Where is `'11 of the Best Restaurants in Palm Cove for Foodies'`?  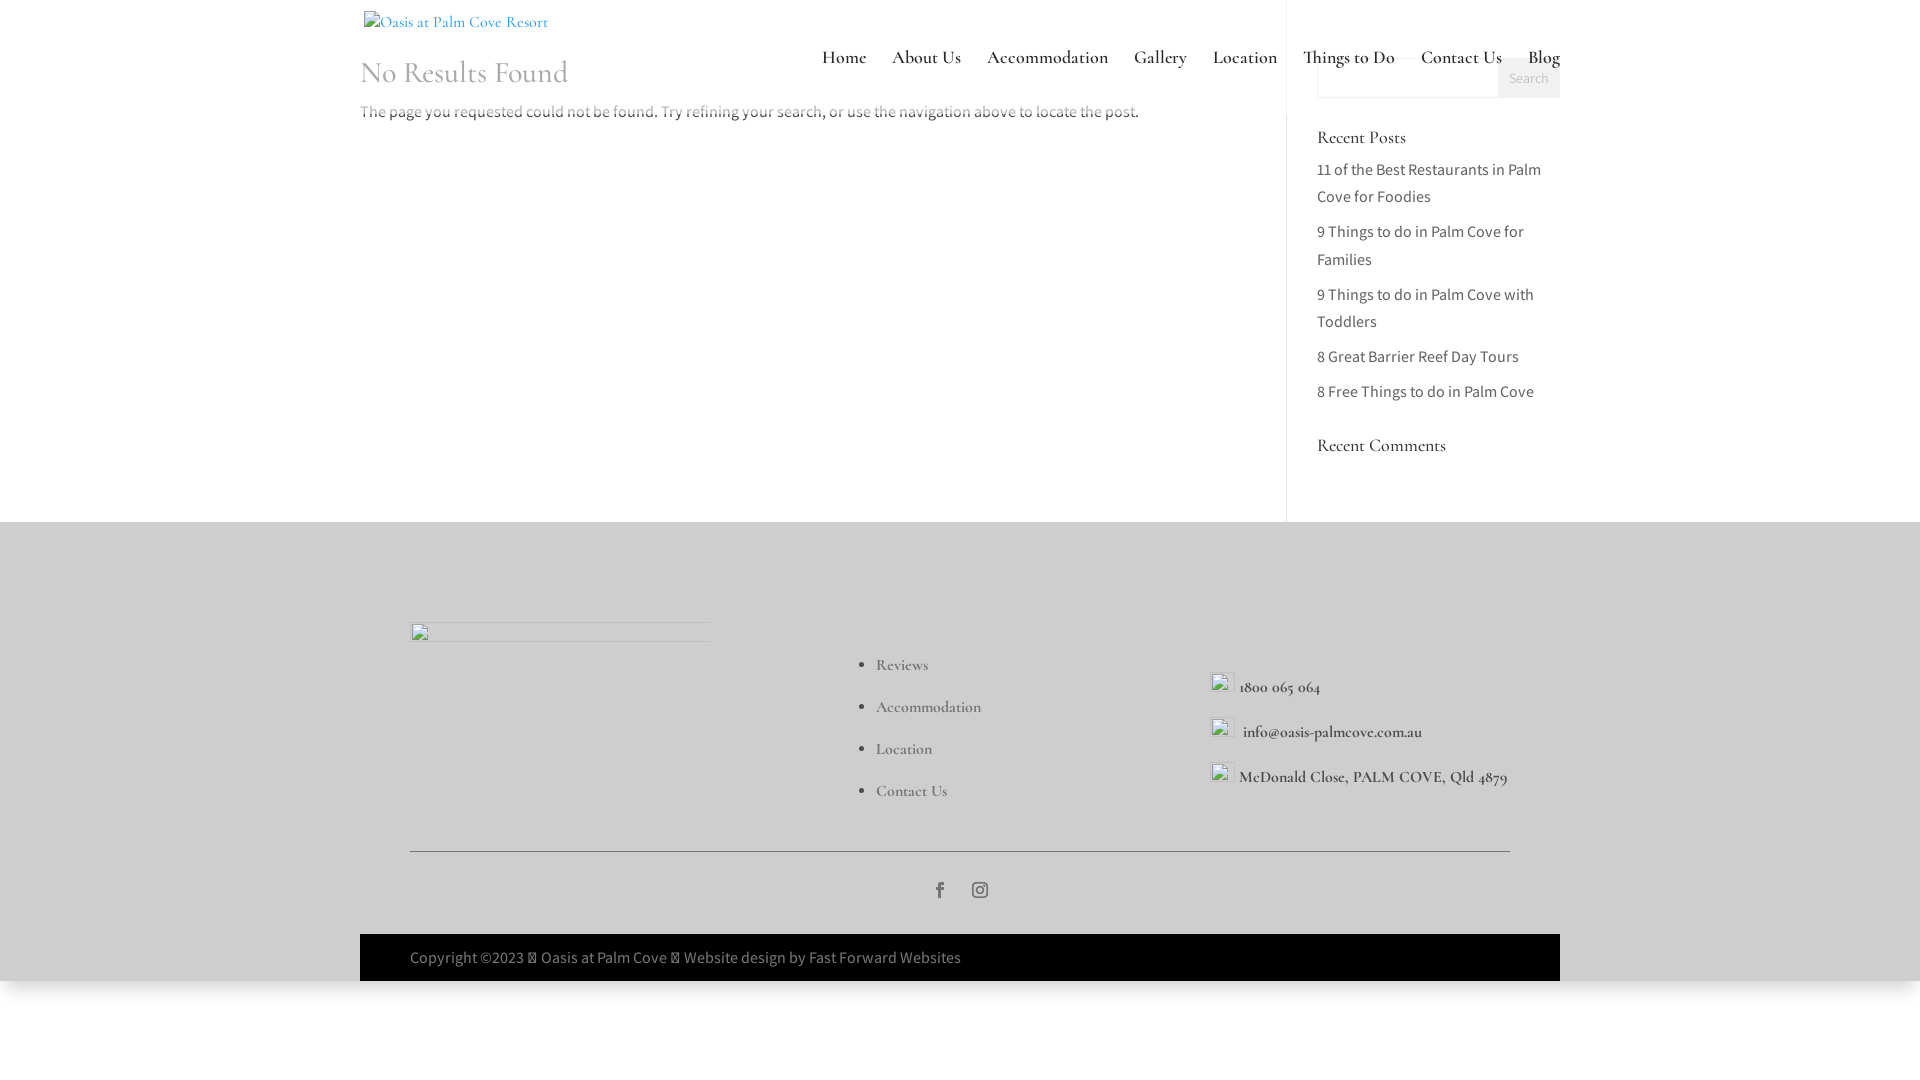
'11 of the Best Restaurants in Palm Cove for Foodies' is located at coordinates (1316, 182).